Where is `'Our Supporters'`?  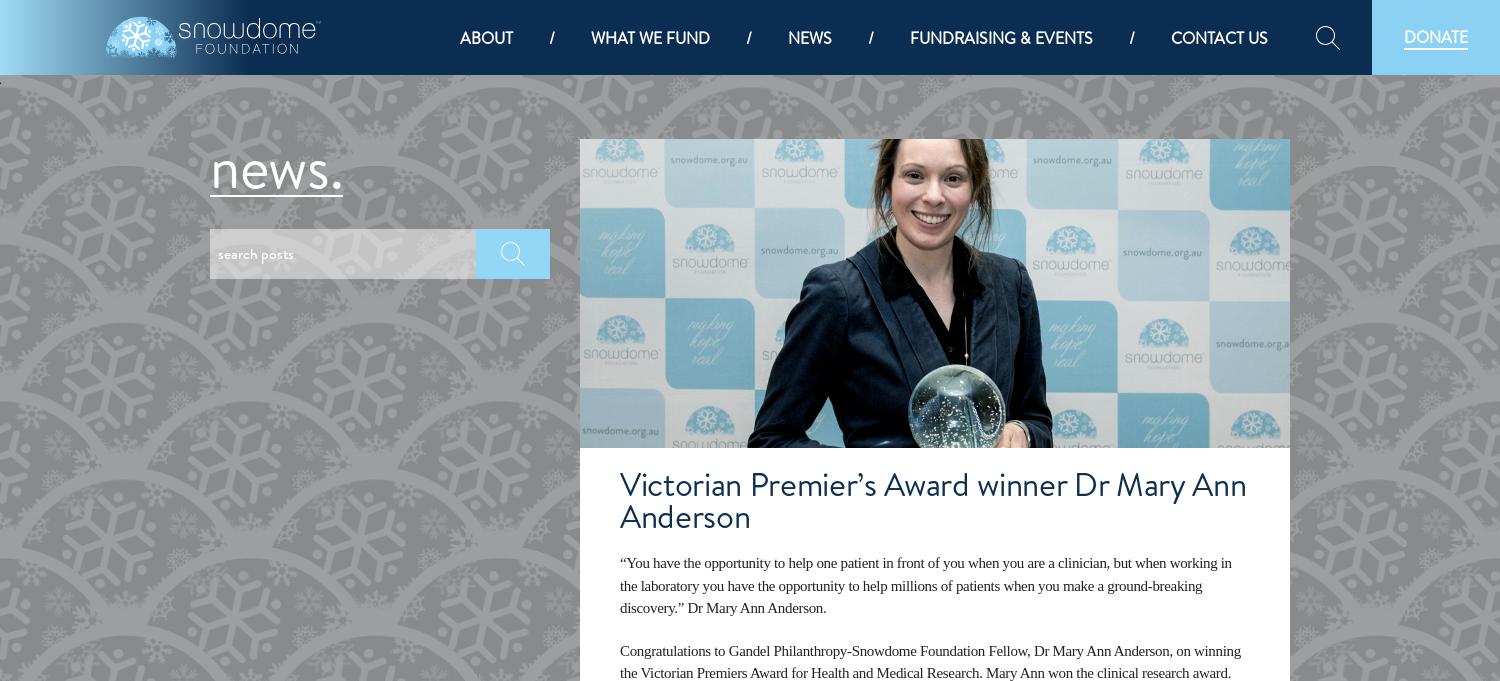
'Our Supporters' is located at coordinates (531, 456).